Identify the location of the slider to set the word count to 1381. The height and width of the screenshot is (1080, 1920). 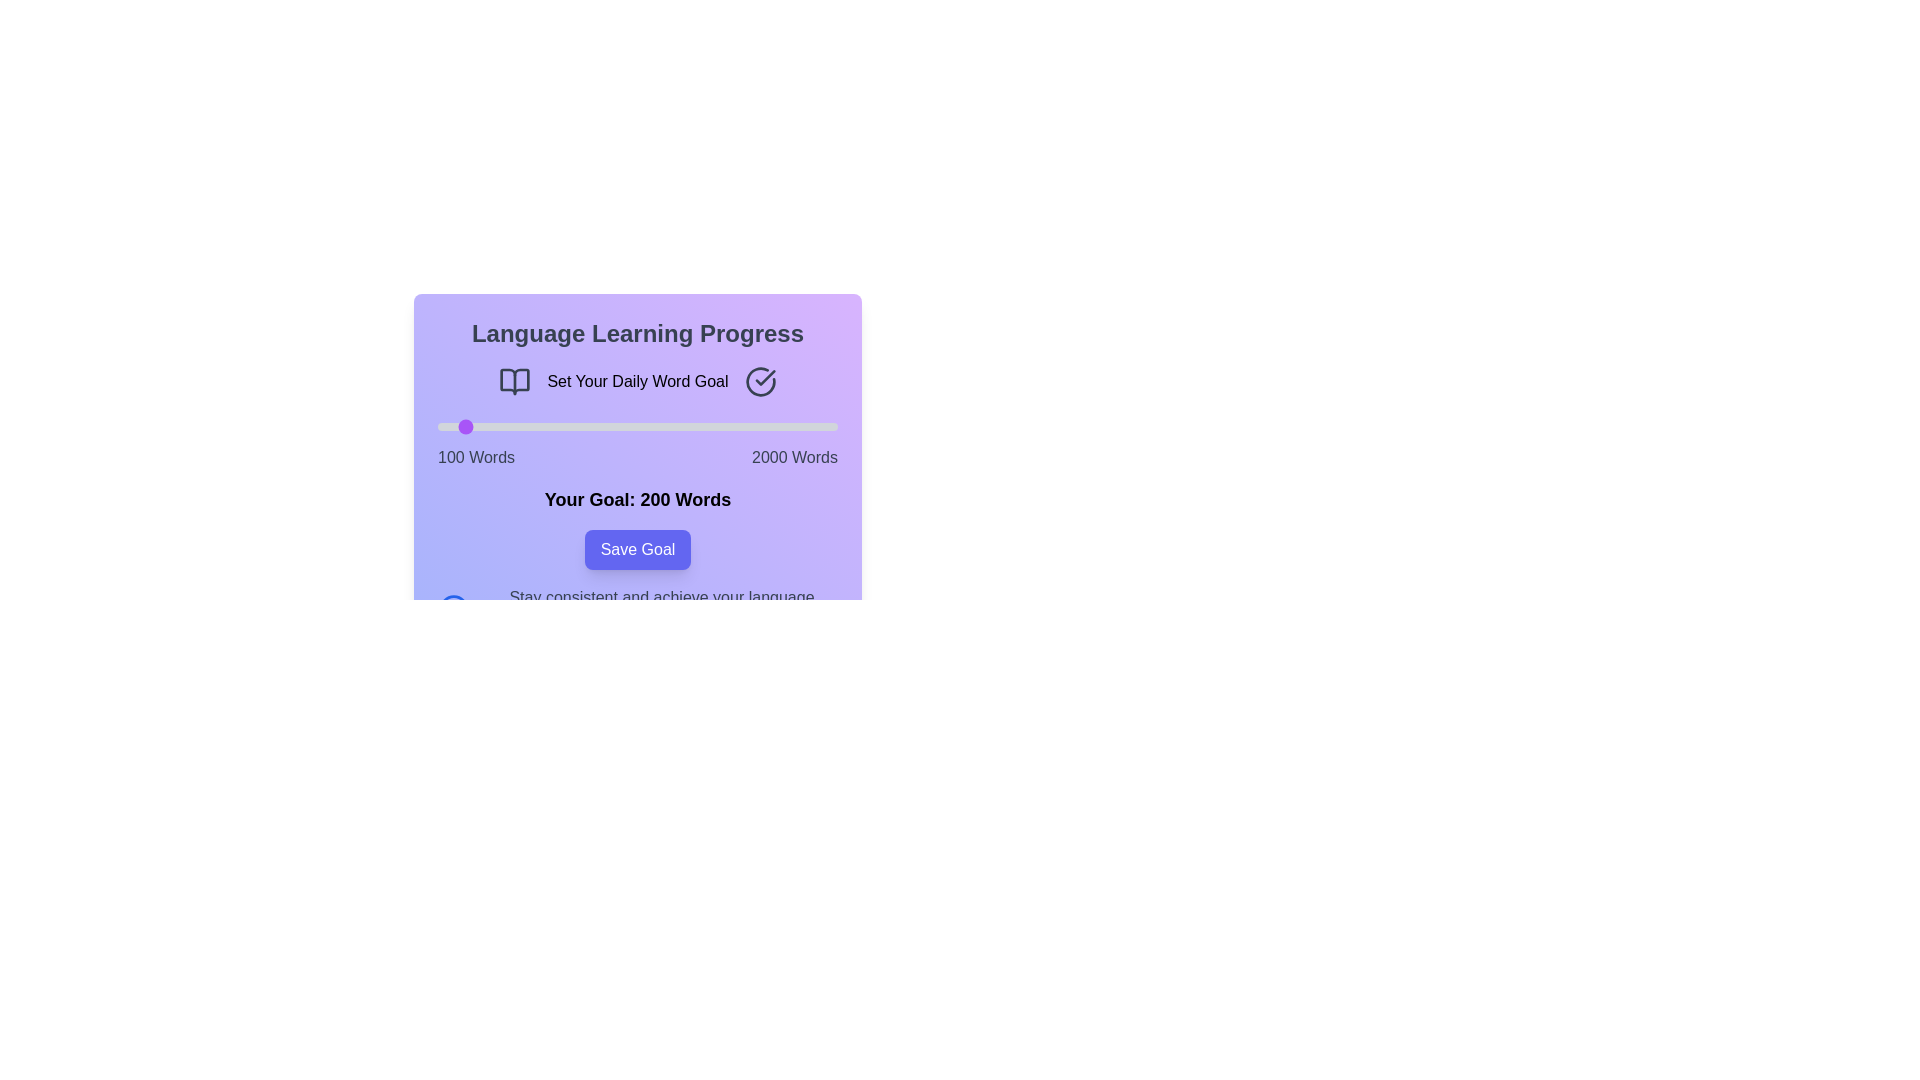
(707, 426).